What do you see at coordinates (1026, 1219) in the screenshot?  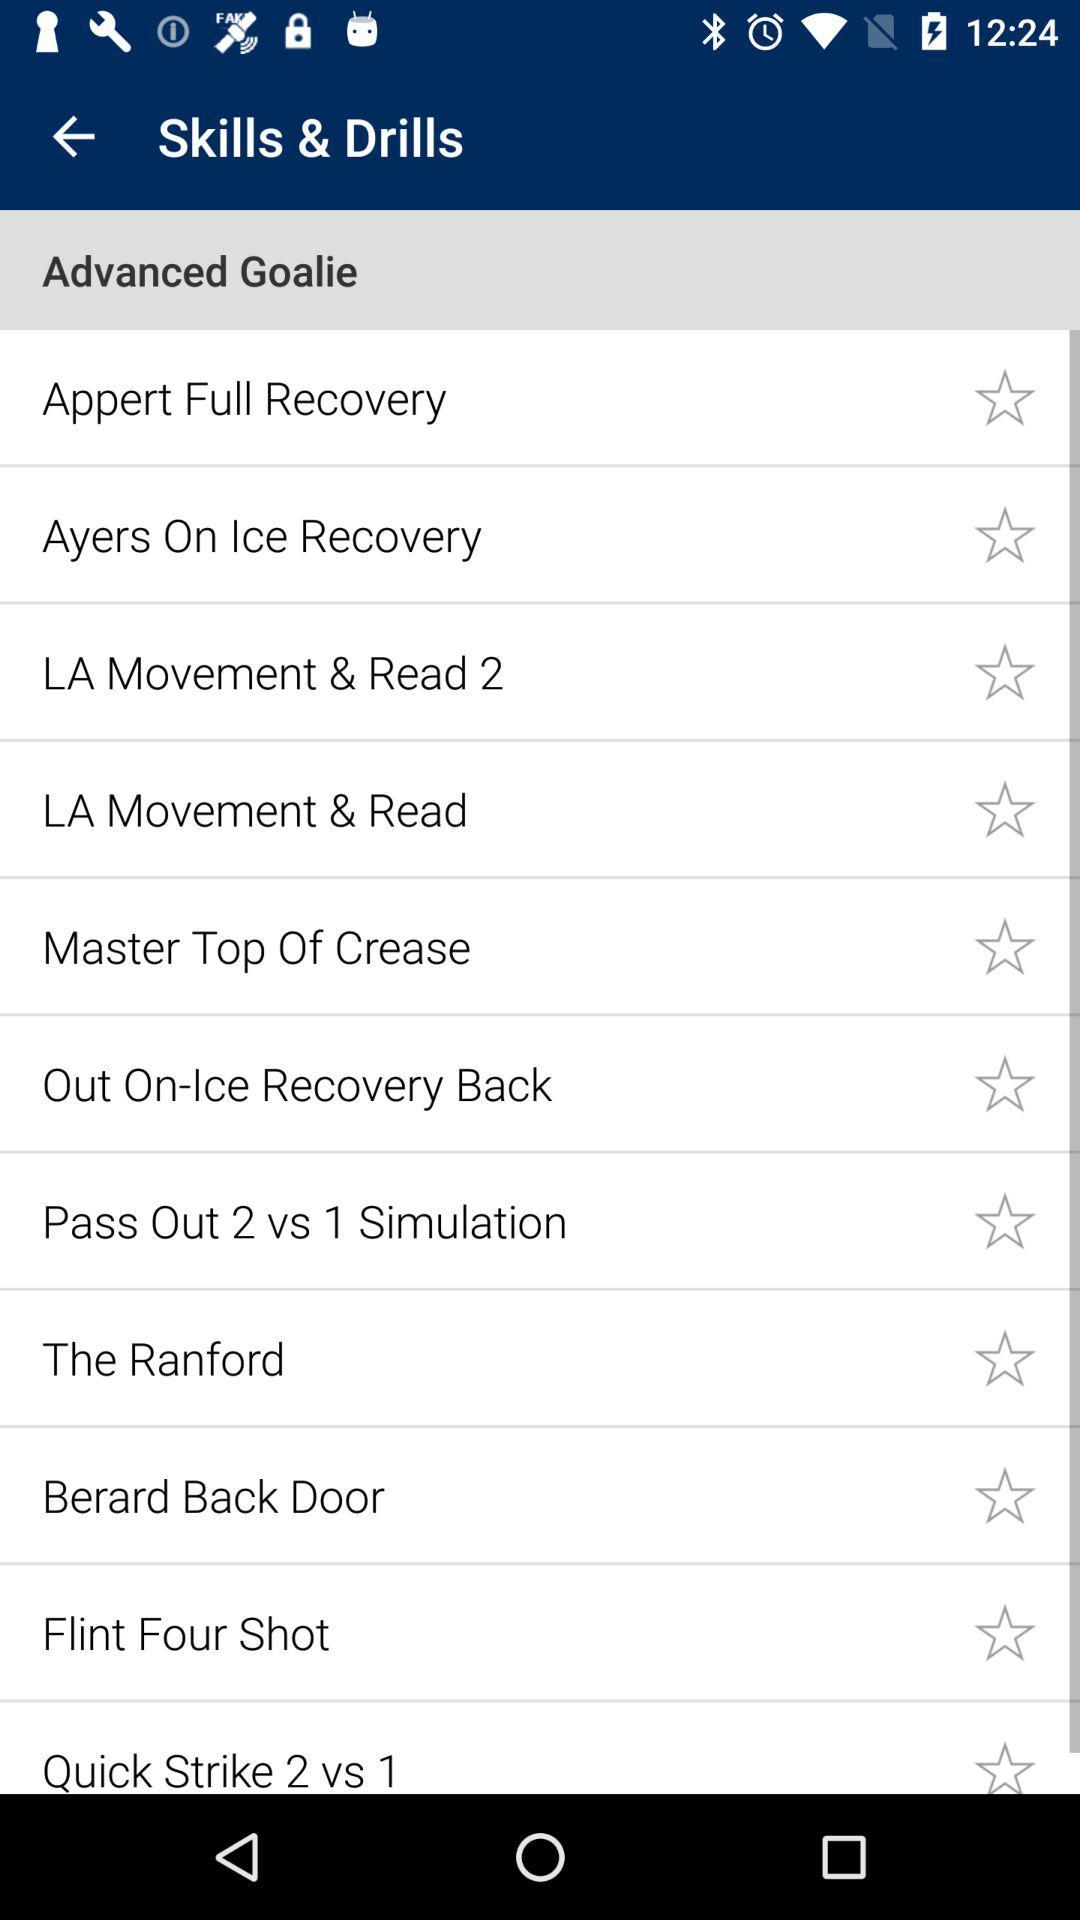 I see `symbol which is right to simulation` at bounding box center [1026, 1219].